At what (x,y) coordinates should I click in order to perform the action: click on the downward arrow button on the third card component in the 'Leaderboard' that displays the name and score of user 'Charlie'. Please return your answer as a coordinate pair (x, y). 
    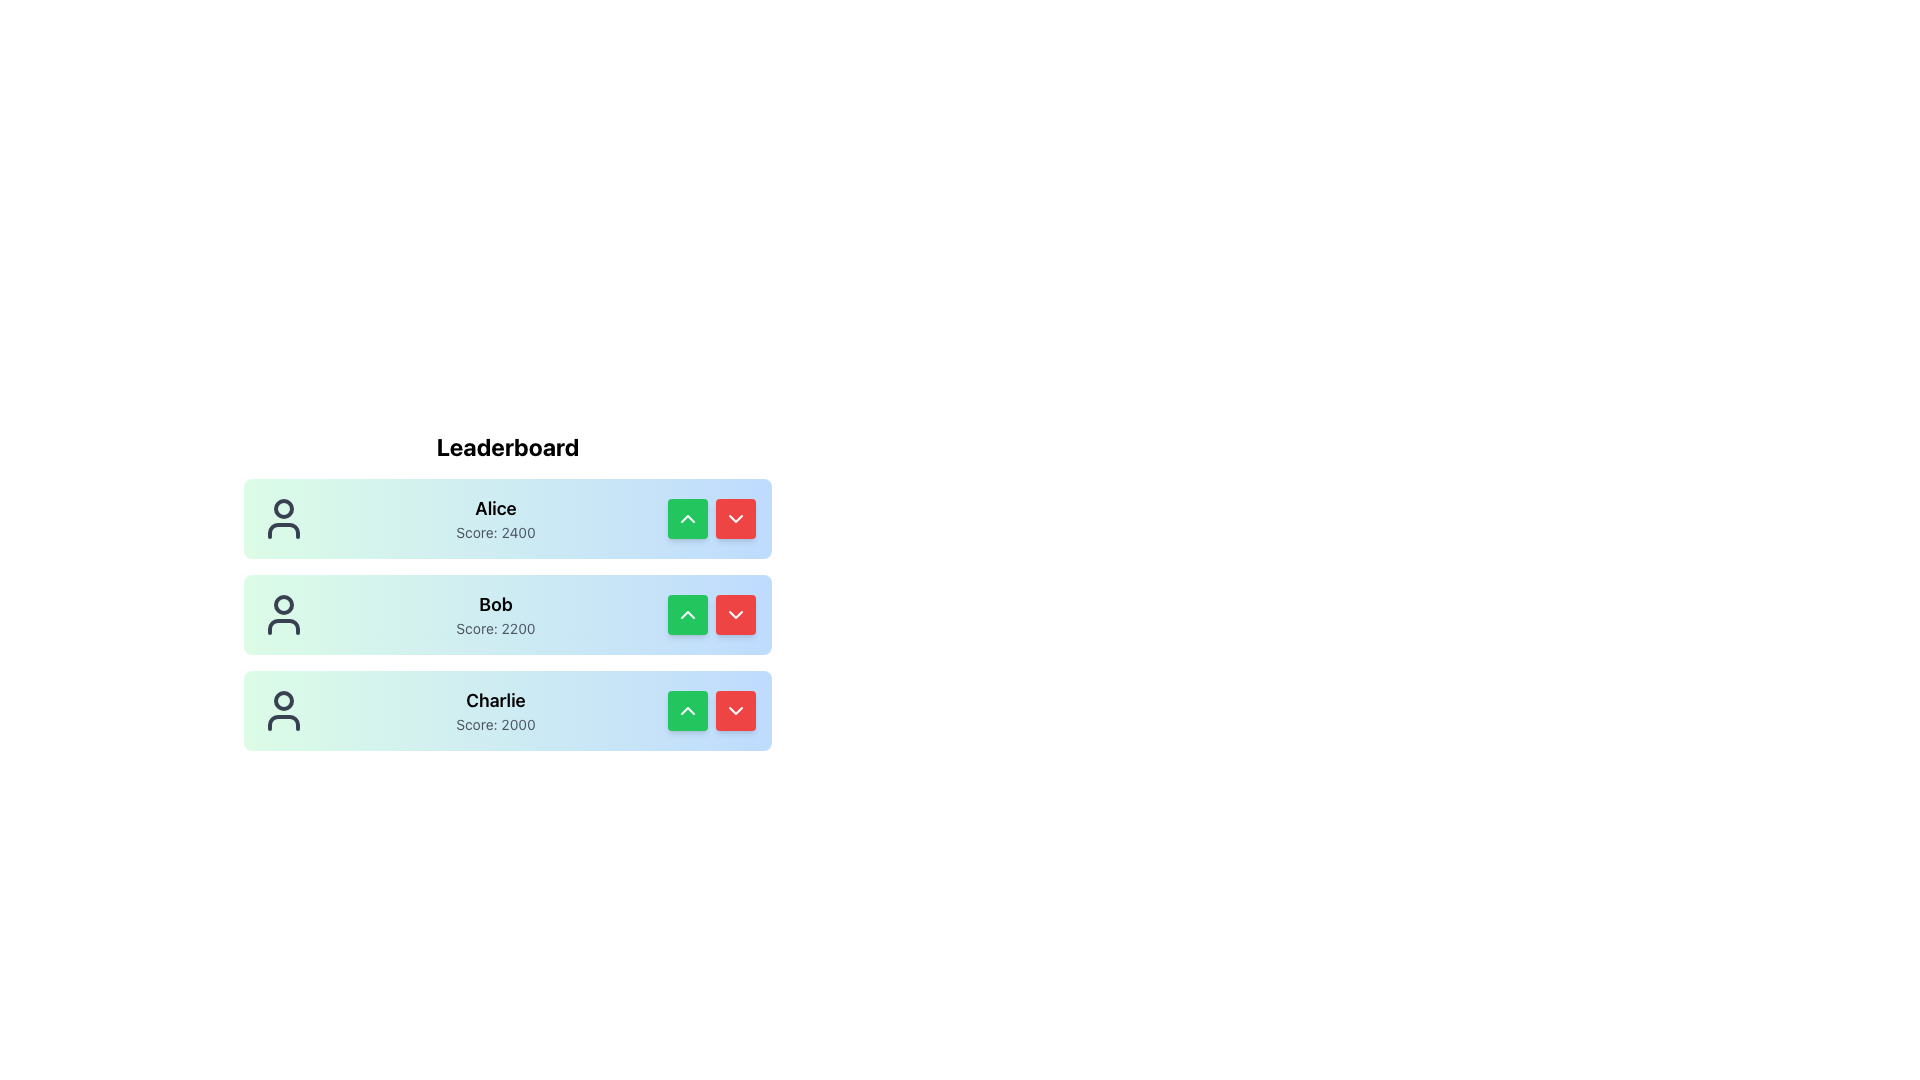
    Looking at the image, I should click on (508, 709).